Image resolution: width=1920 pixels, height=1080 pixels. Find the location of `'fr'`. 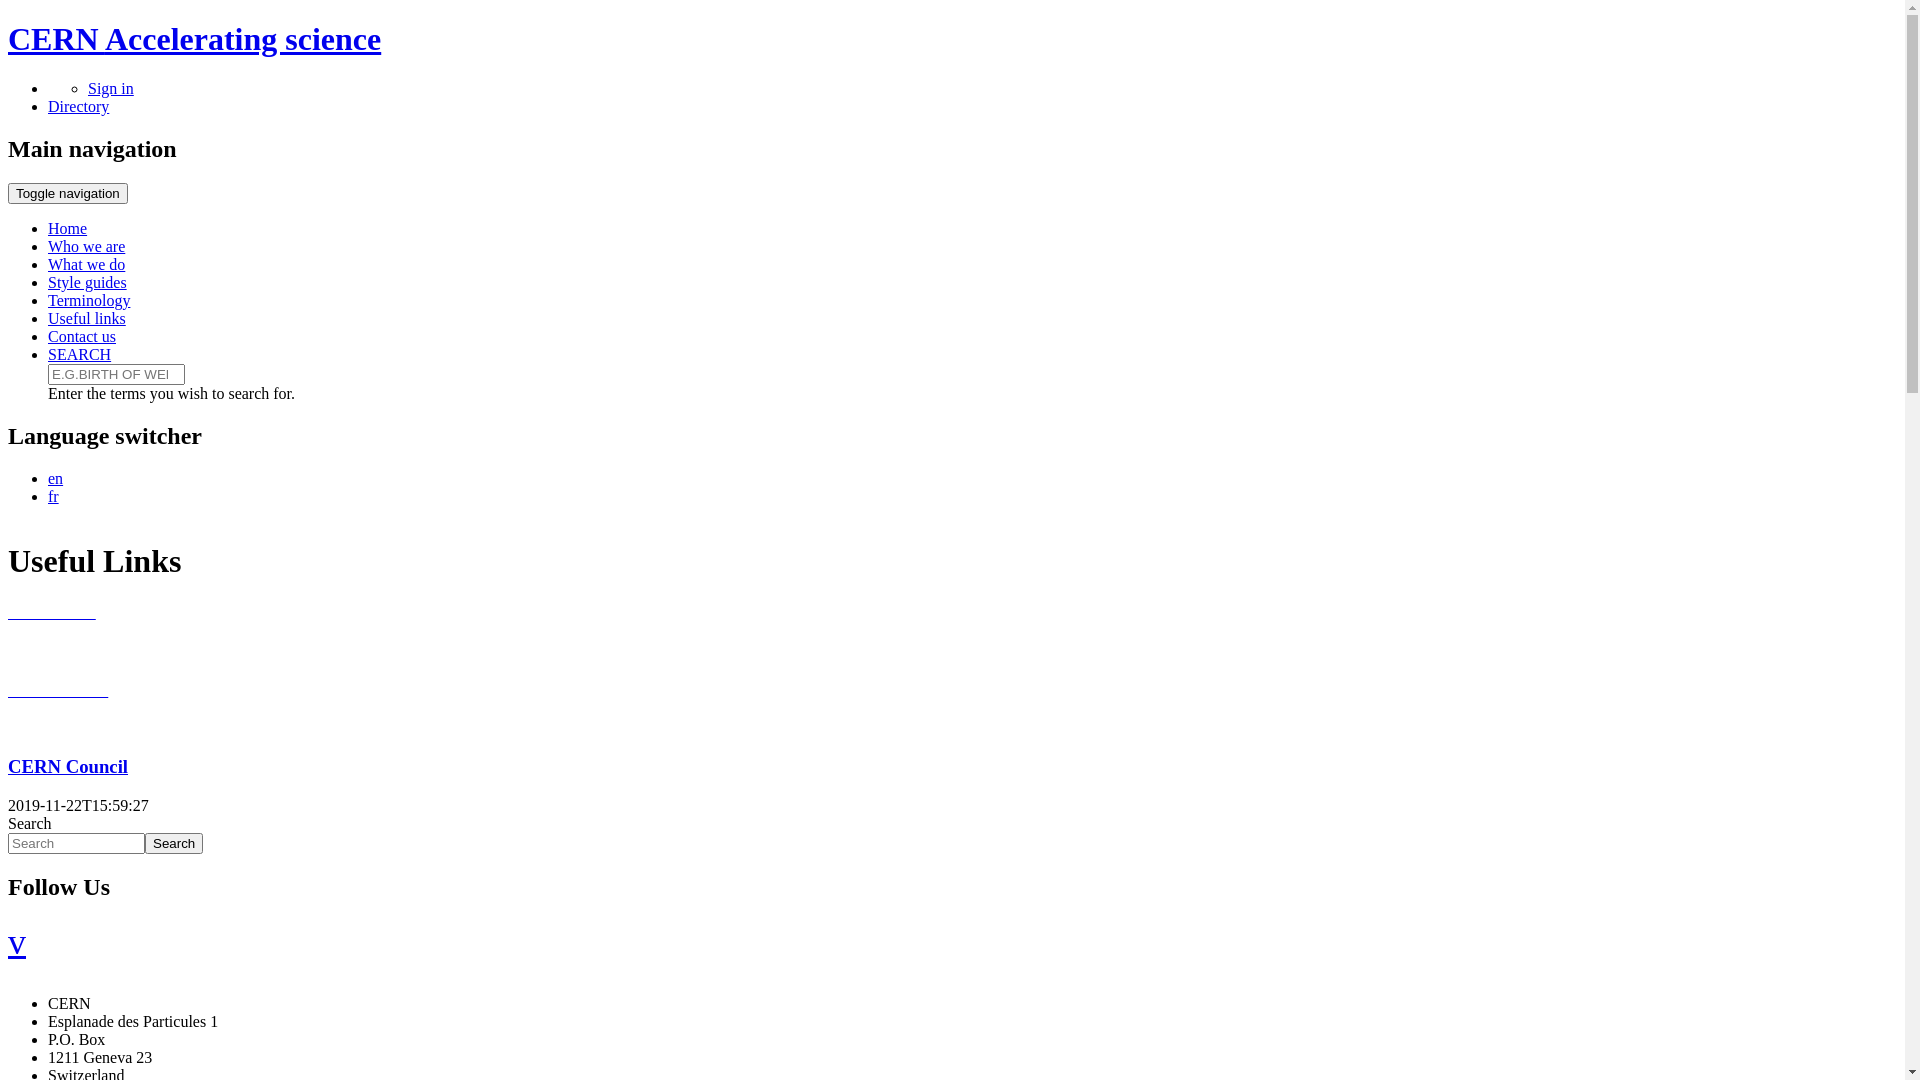

'fr' is located at coordinates (53, 495).